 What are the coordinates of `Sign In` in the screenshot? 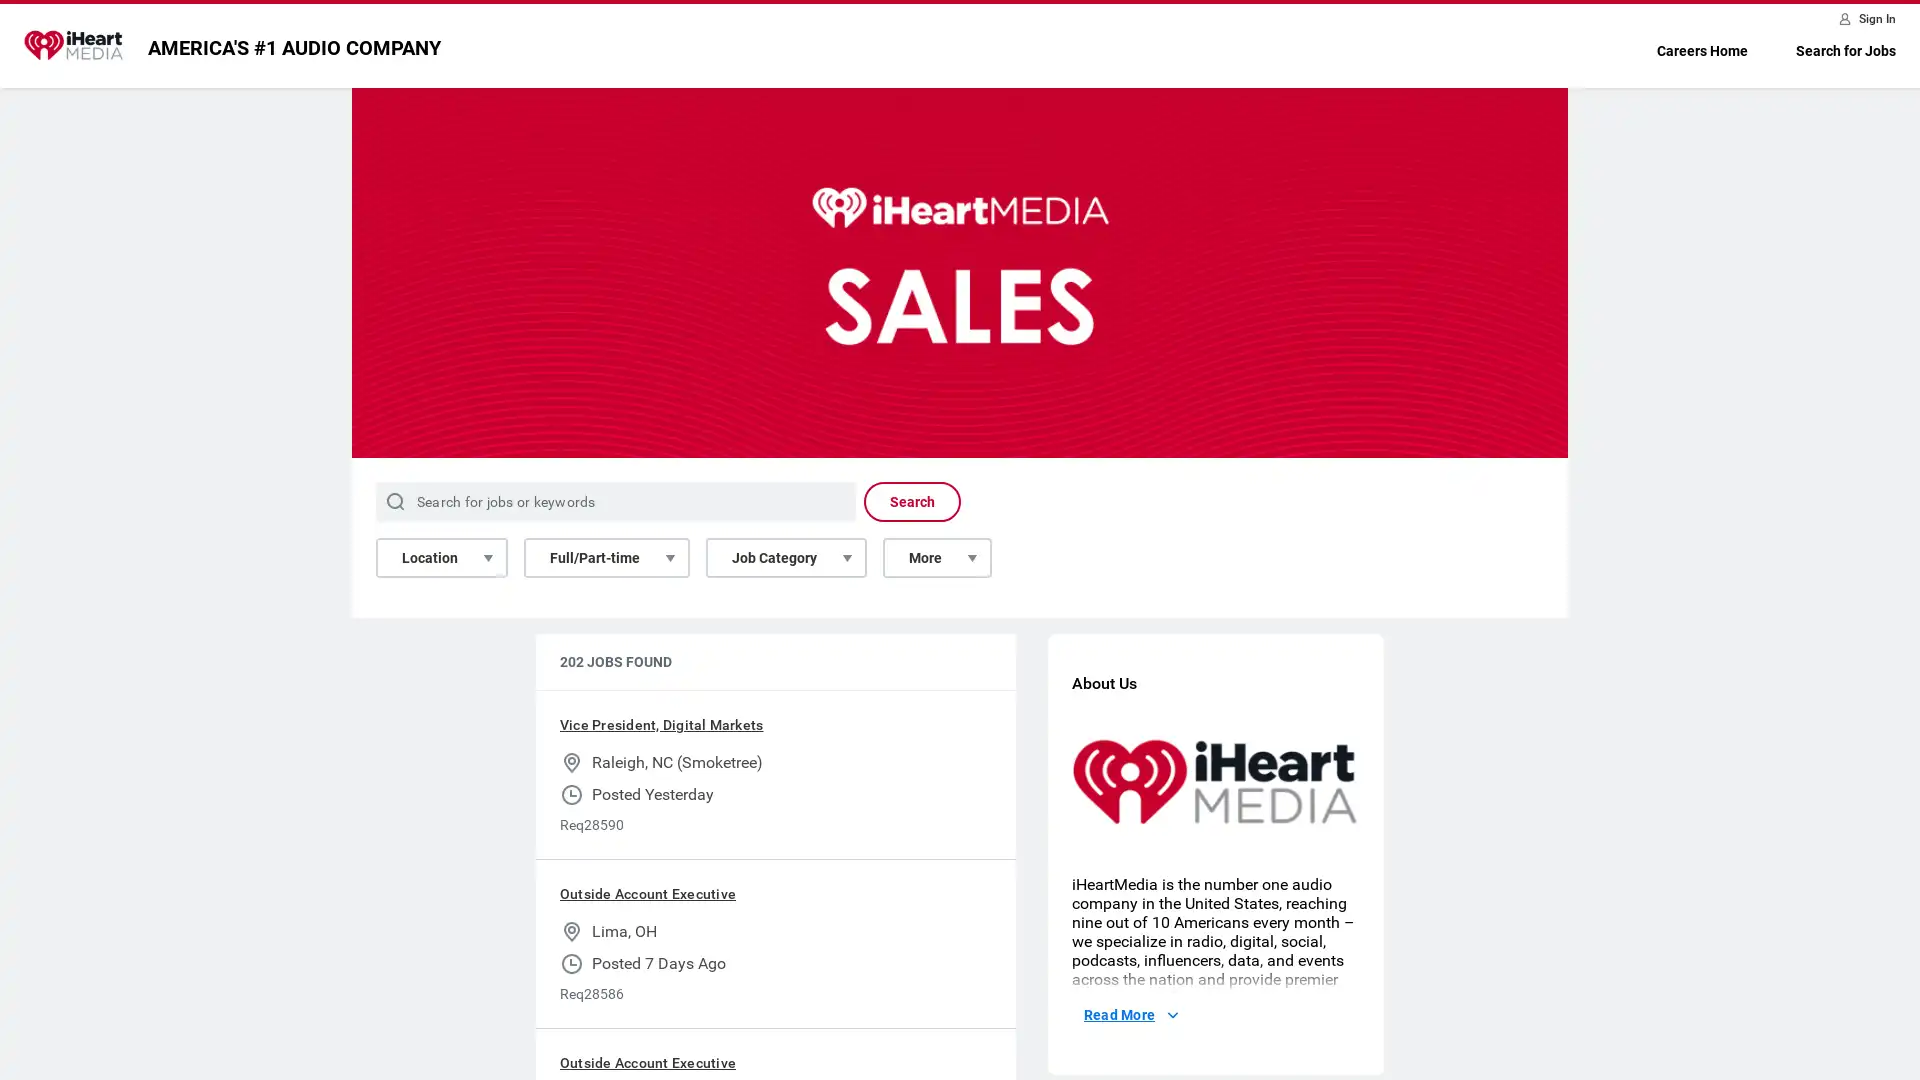 It's located at (1865, 18).